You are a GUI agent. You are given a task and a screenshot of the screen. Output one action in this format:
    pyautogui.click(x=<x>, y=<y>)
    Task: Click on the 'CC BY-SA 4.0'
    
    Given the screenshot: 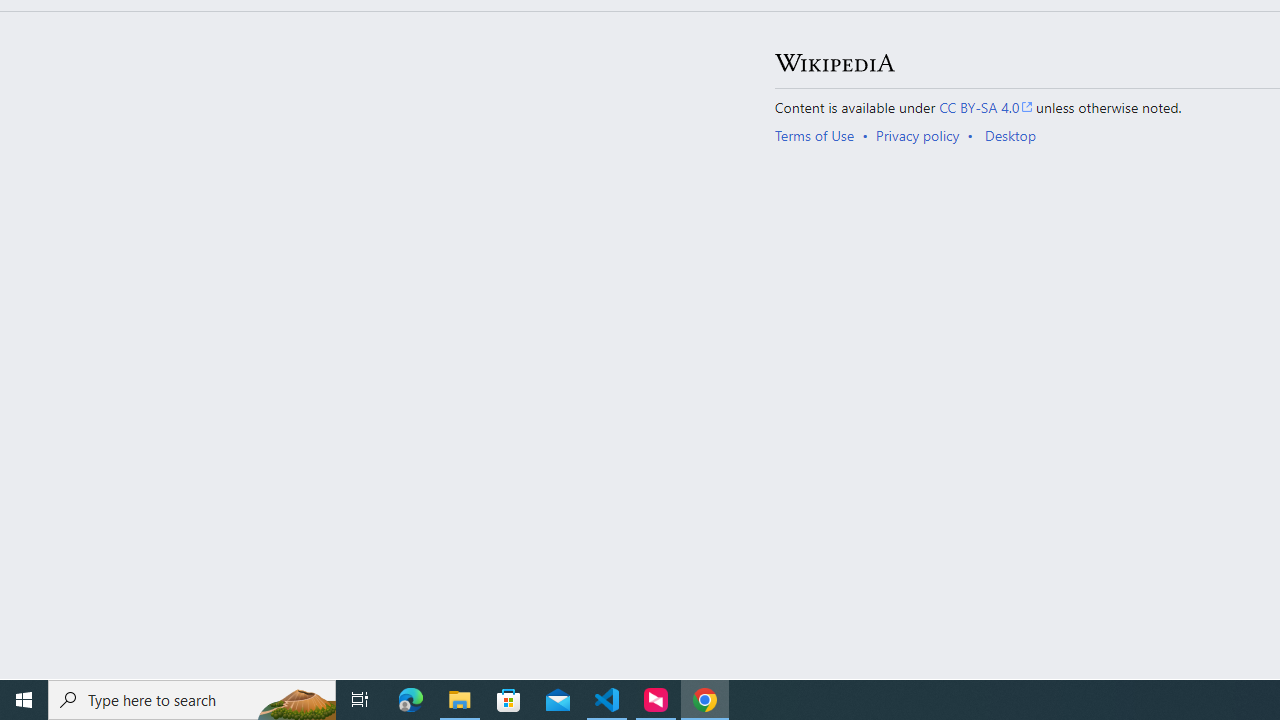 What is the action you would take?
    pyautogui.click(x=986, y=106)
    